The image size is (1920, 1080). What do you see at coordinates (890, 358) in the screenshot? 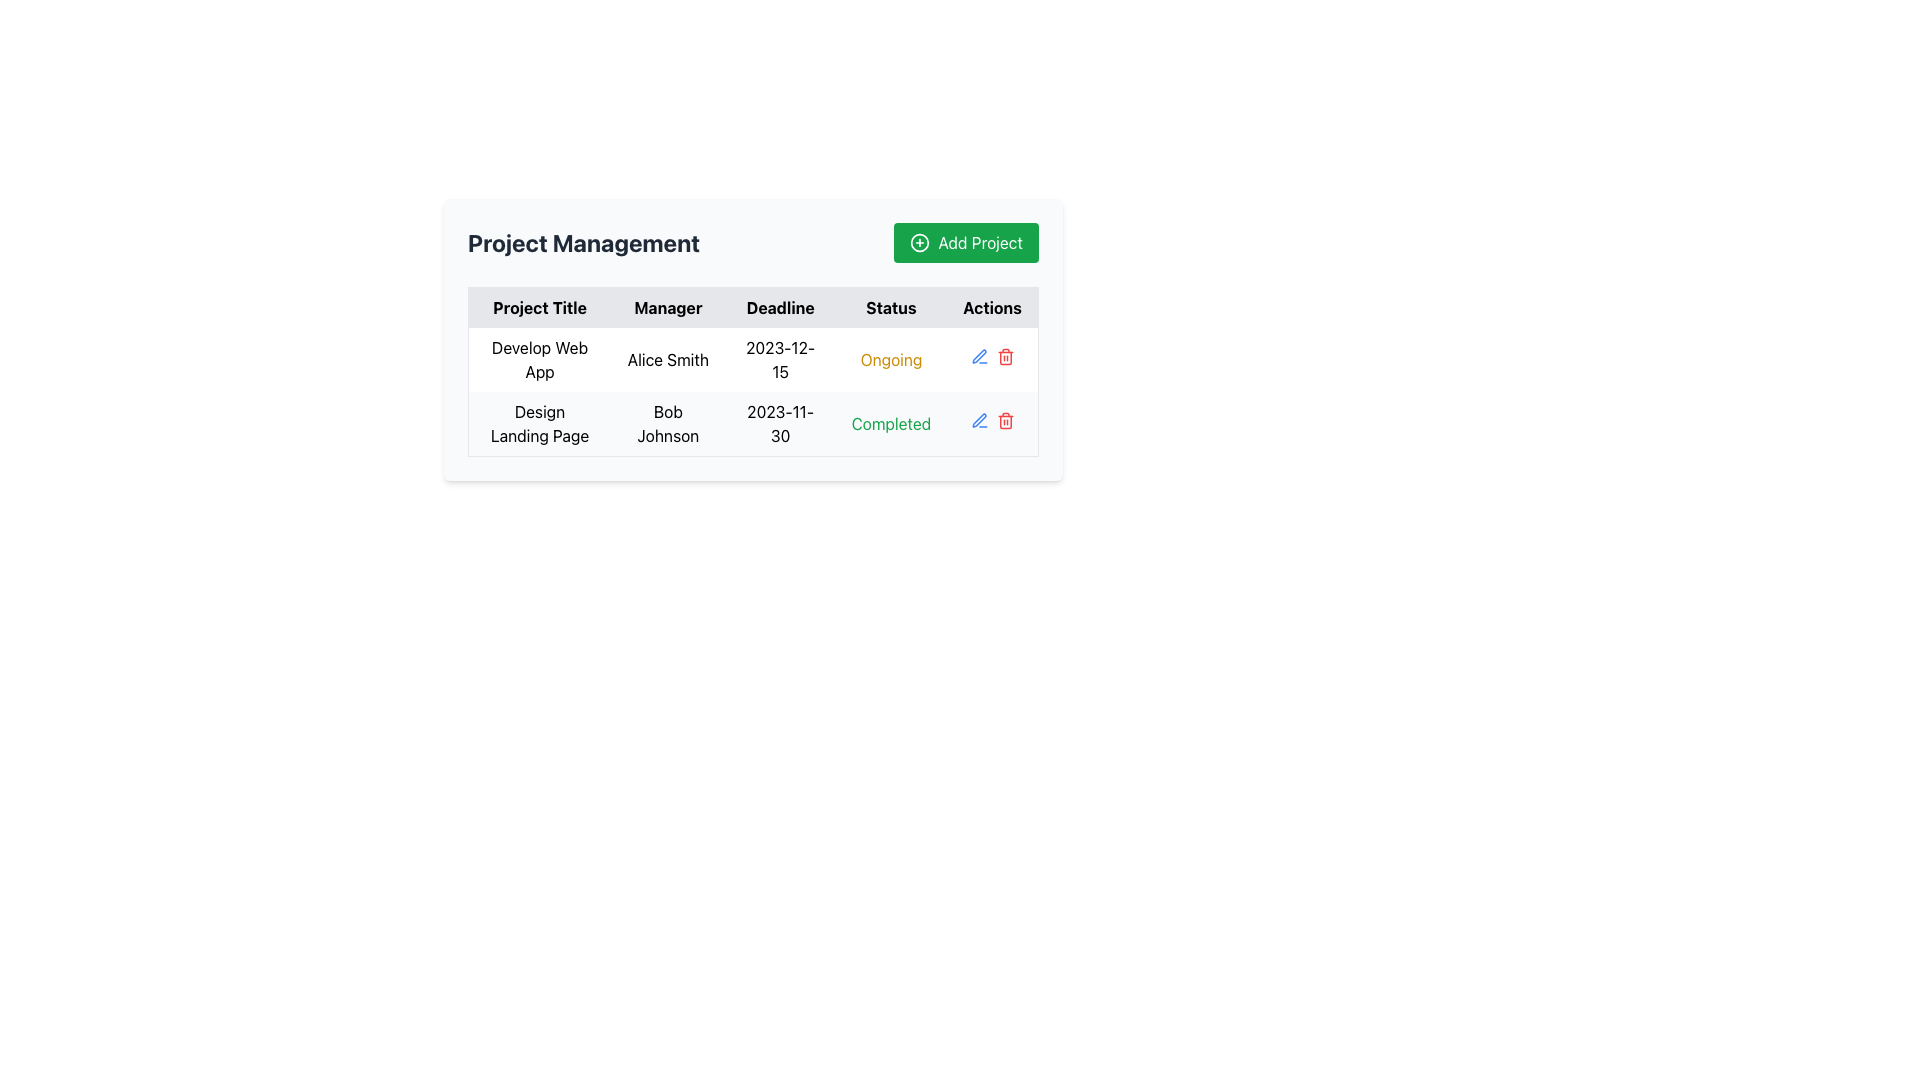
I see `the 'Ongoing' status text label located in the first row of the 'Status' column in the 'Project Management' section` at bounding box center [890, 358].